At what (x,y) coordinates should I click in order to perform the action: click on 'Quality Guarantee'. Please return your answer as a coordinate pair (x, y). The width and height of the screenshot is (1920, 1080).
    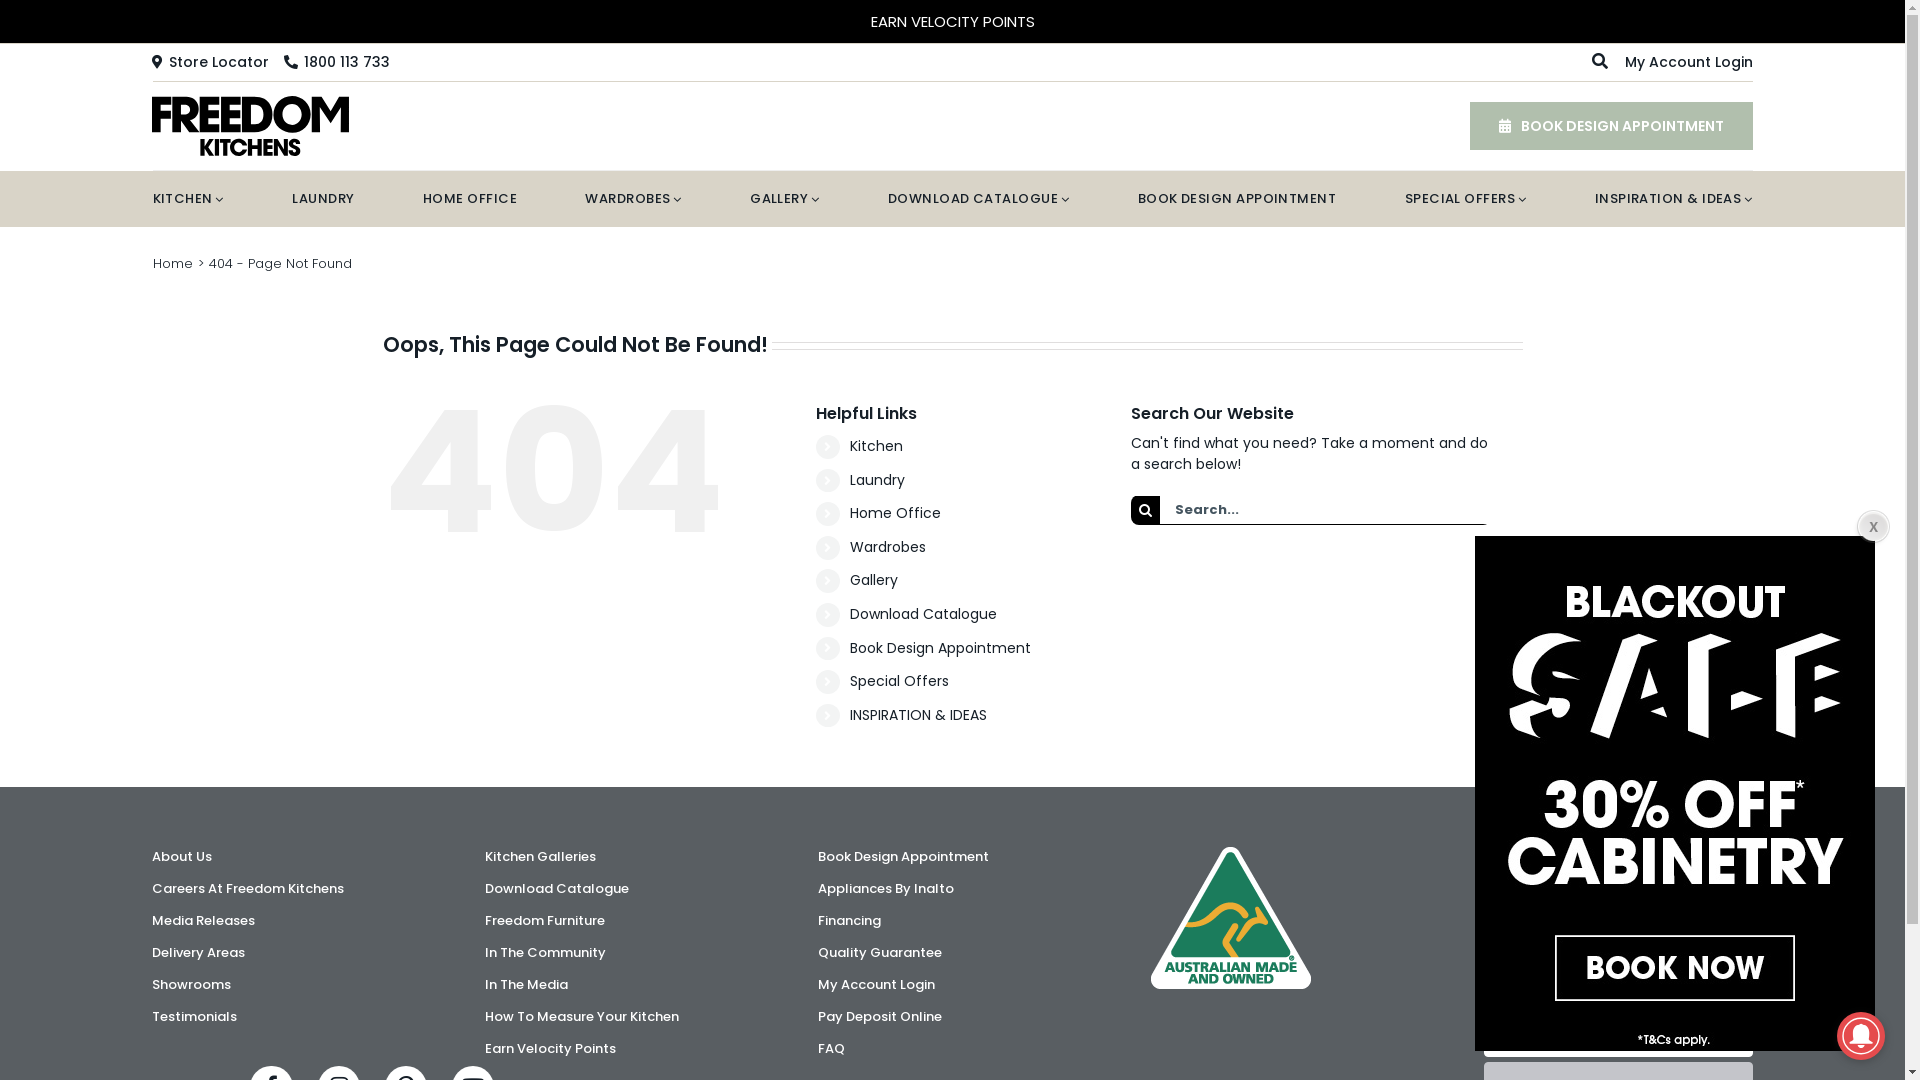
    Looking at the image, I should click on (951, 951).